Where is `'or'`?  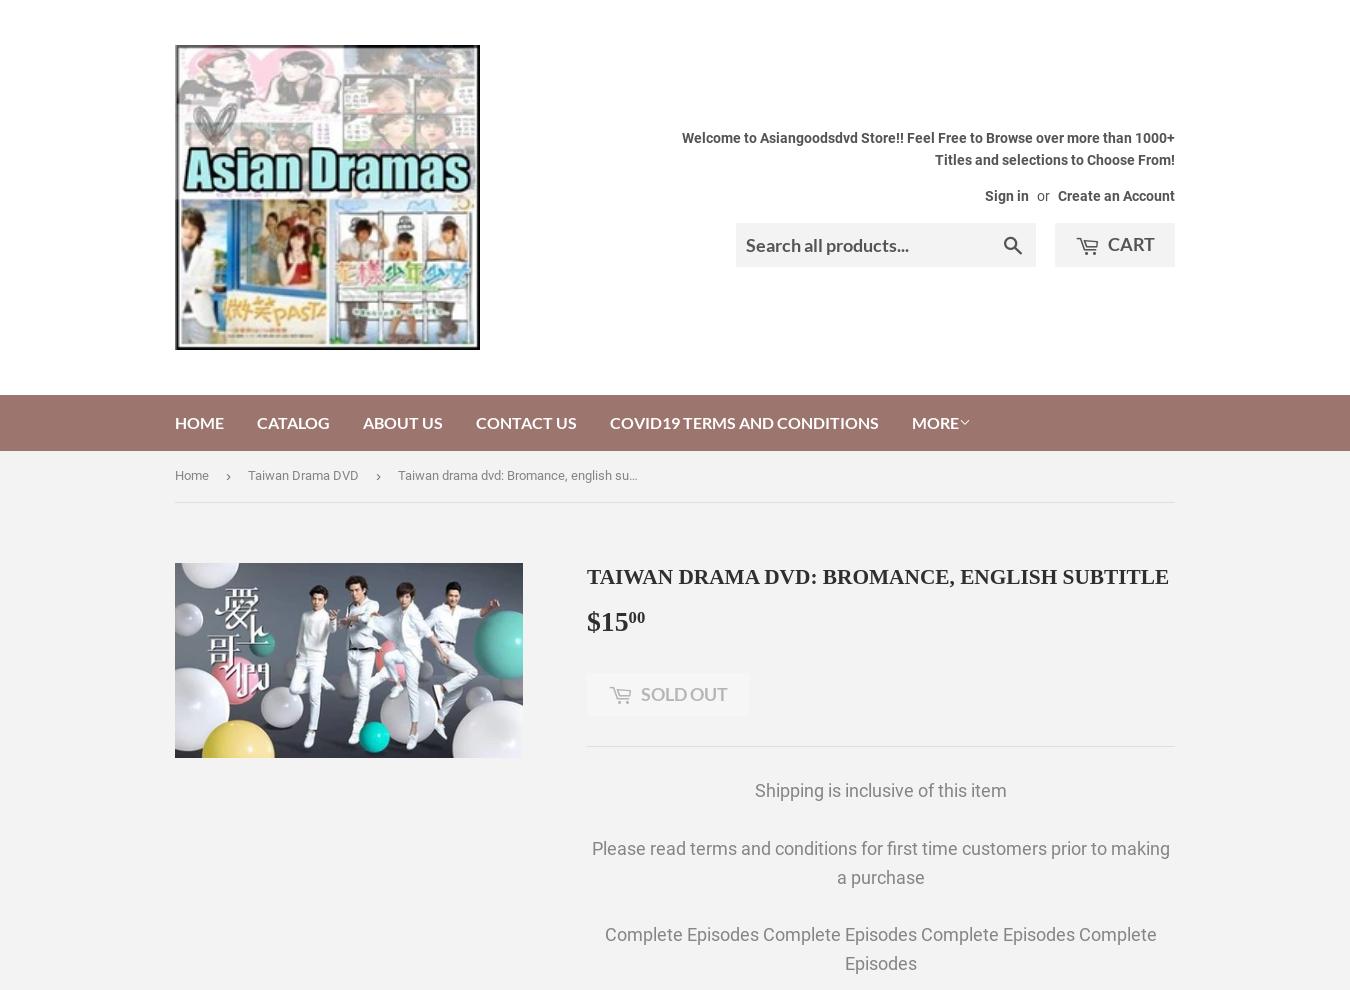 'or' is located at coordinates (1043, 196).